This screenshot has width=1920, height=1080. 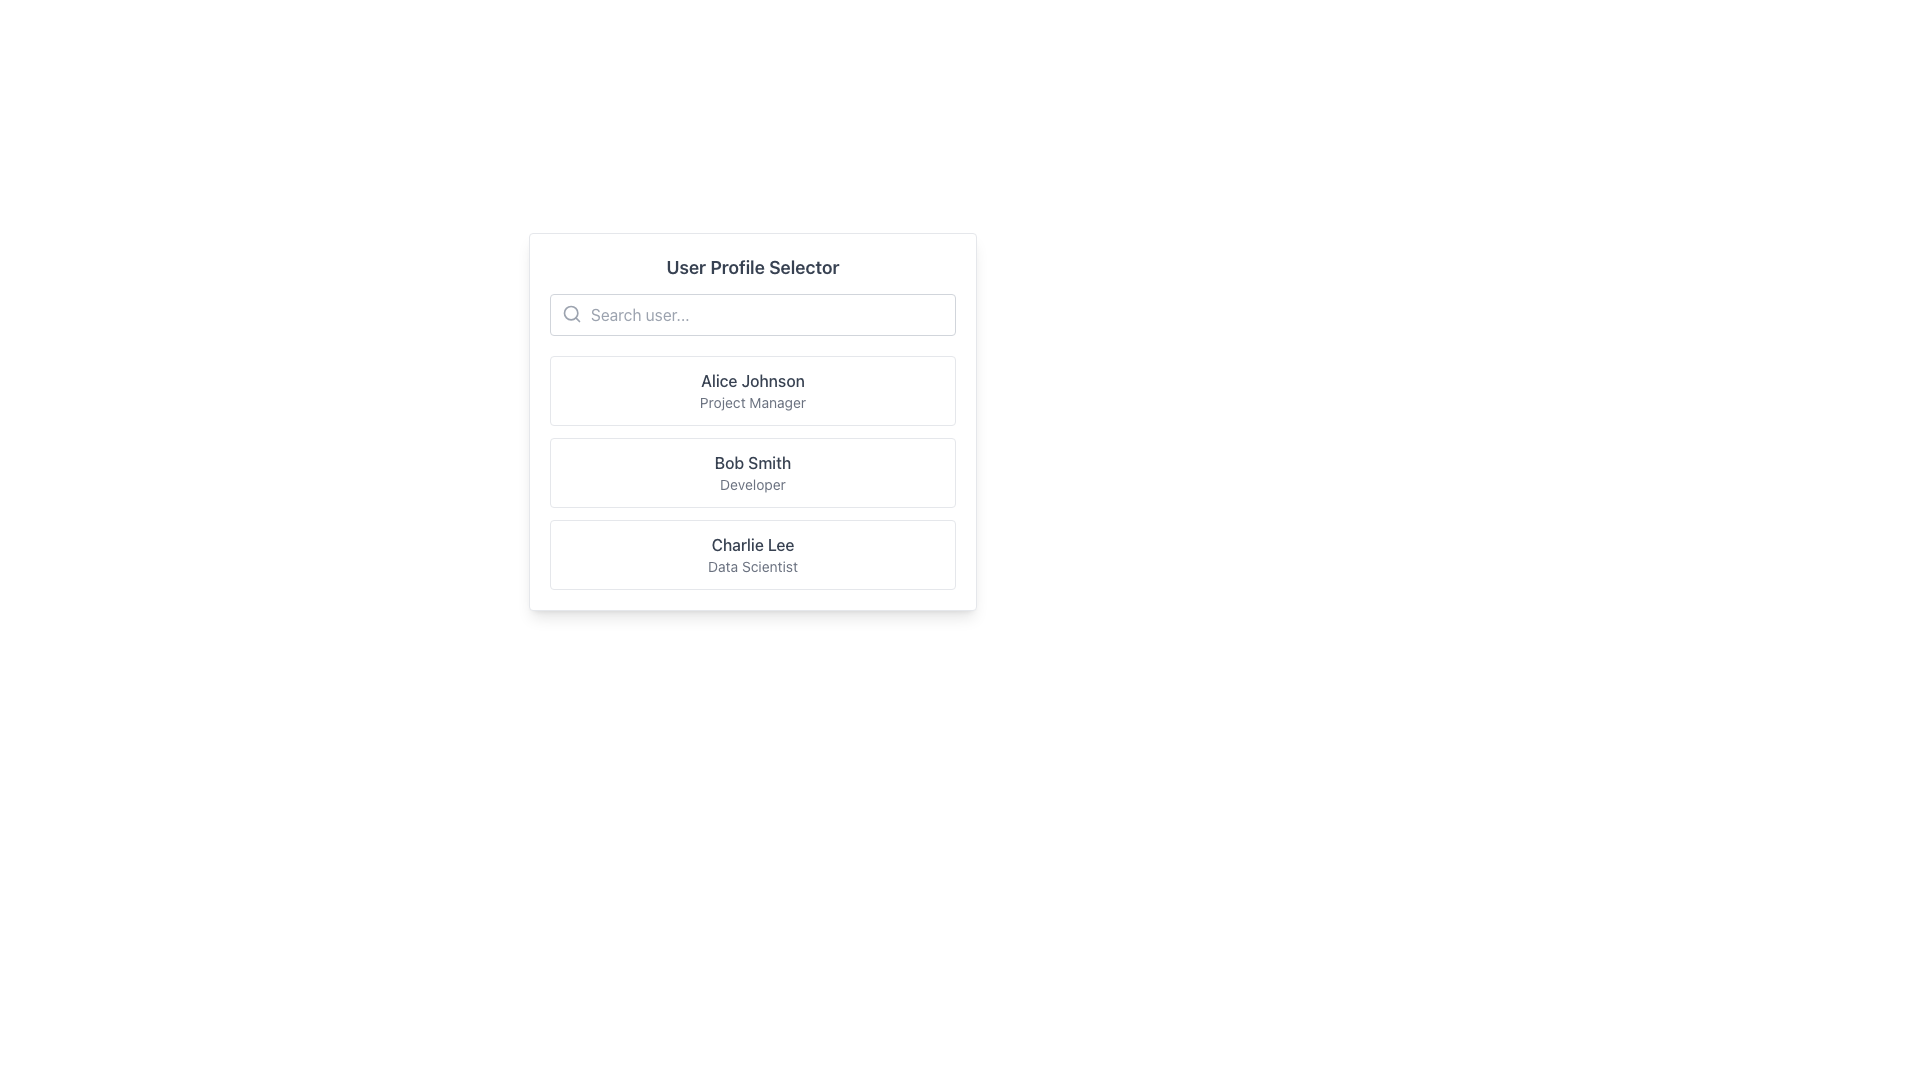 I want to click on the informational display element for the user profile that contains the user's name and occupation, which is the second entry in the 'User Profile Selector' modal, located beneath 'Alice Johnson' and above 'Charlie Lee', so click(x=752, y=473).